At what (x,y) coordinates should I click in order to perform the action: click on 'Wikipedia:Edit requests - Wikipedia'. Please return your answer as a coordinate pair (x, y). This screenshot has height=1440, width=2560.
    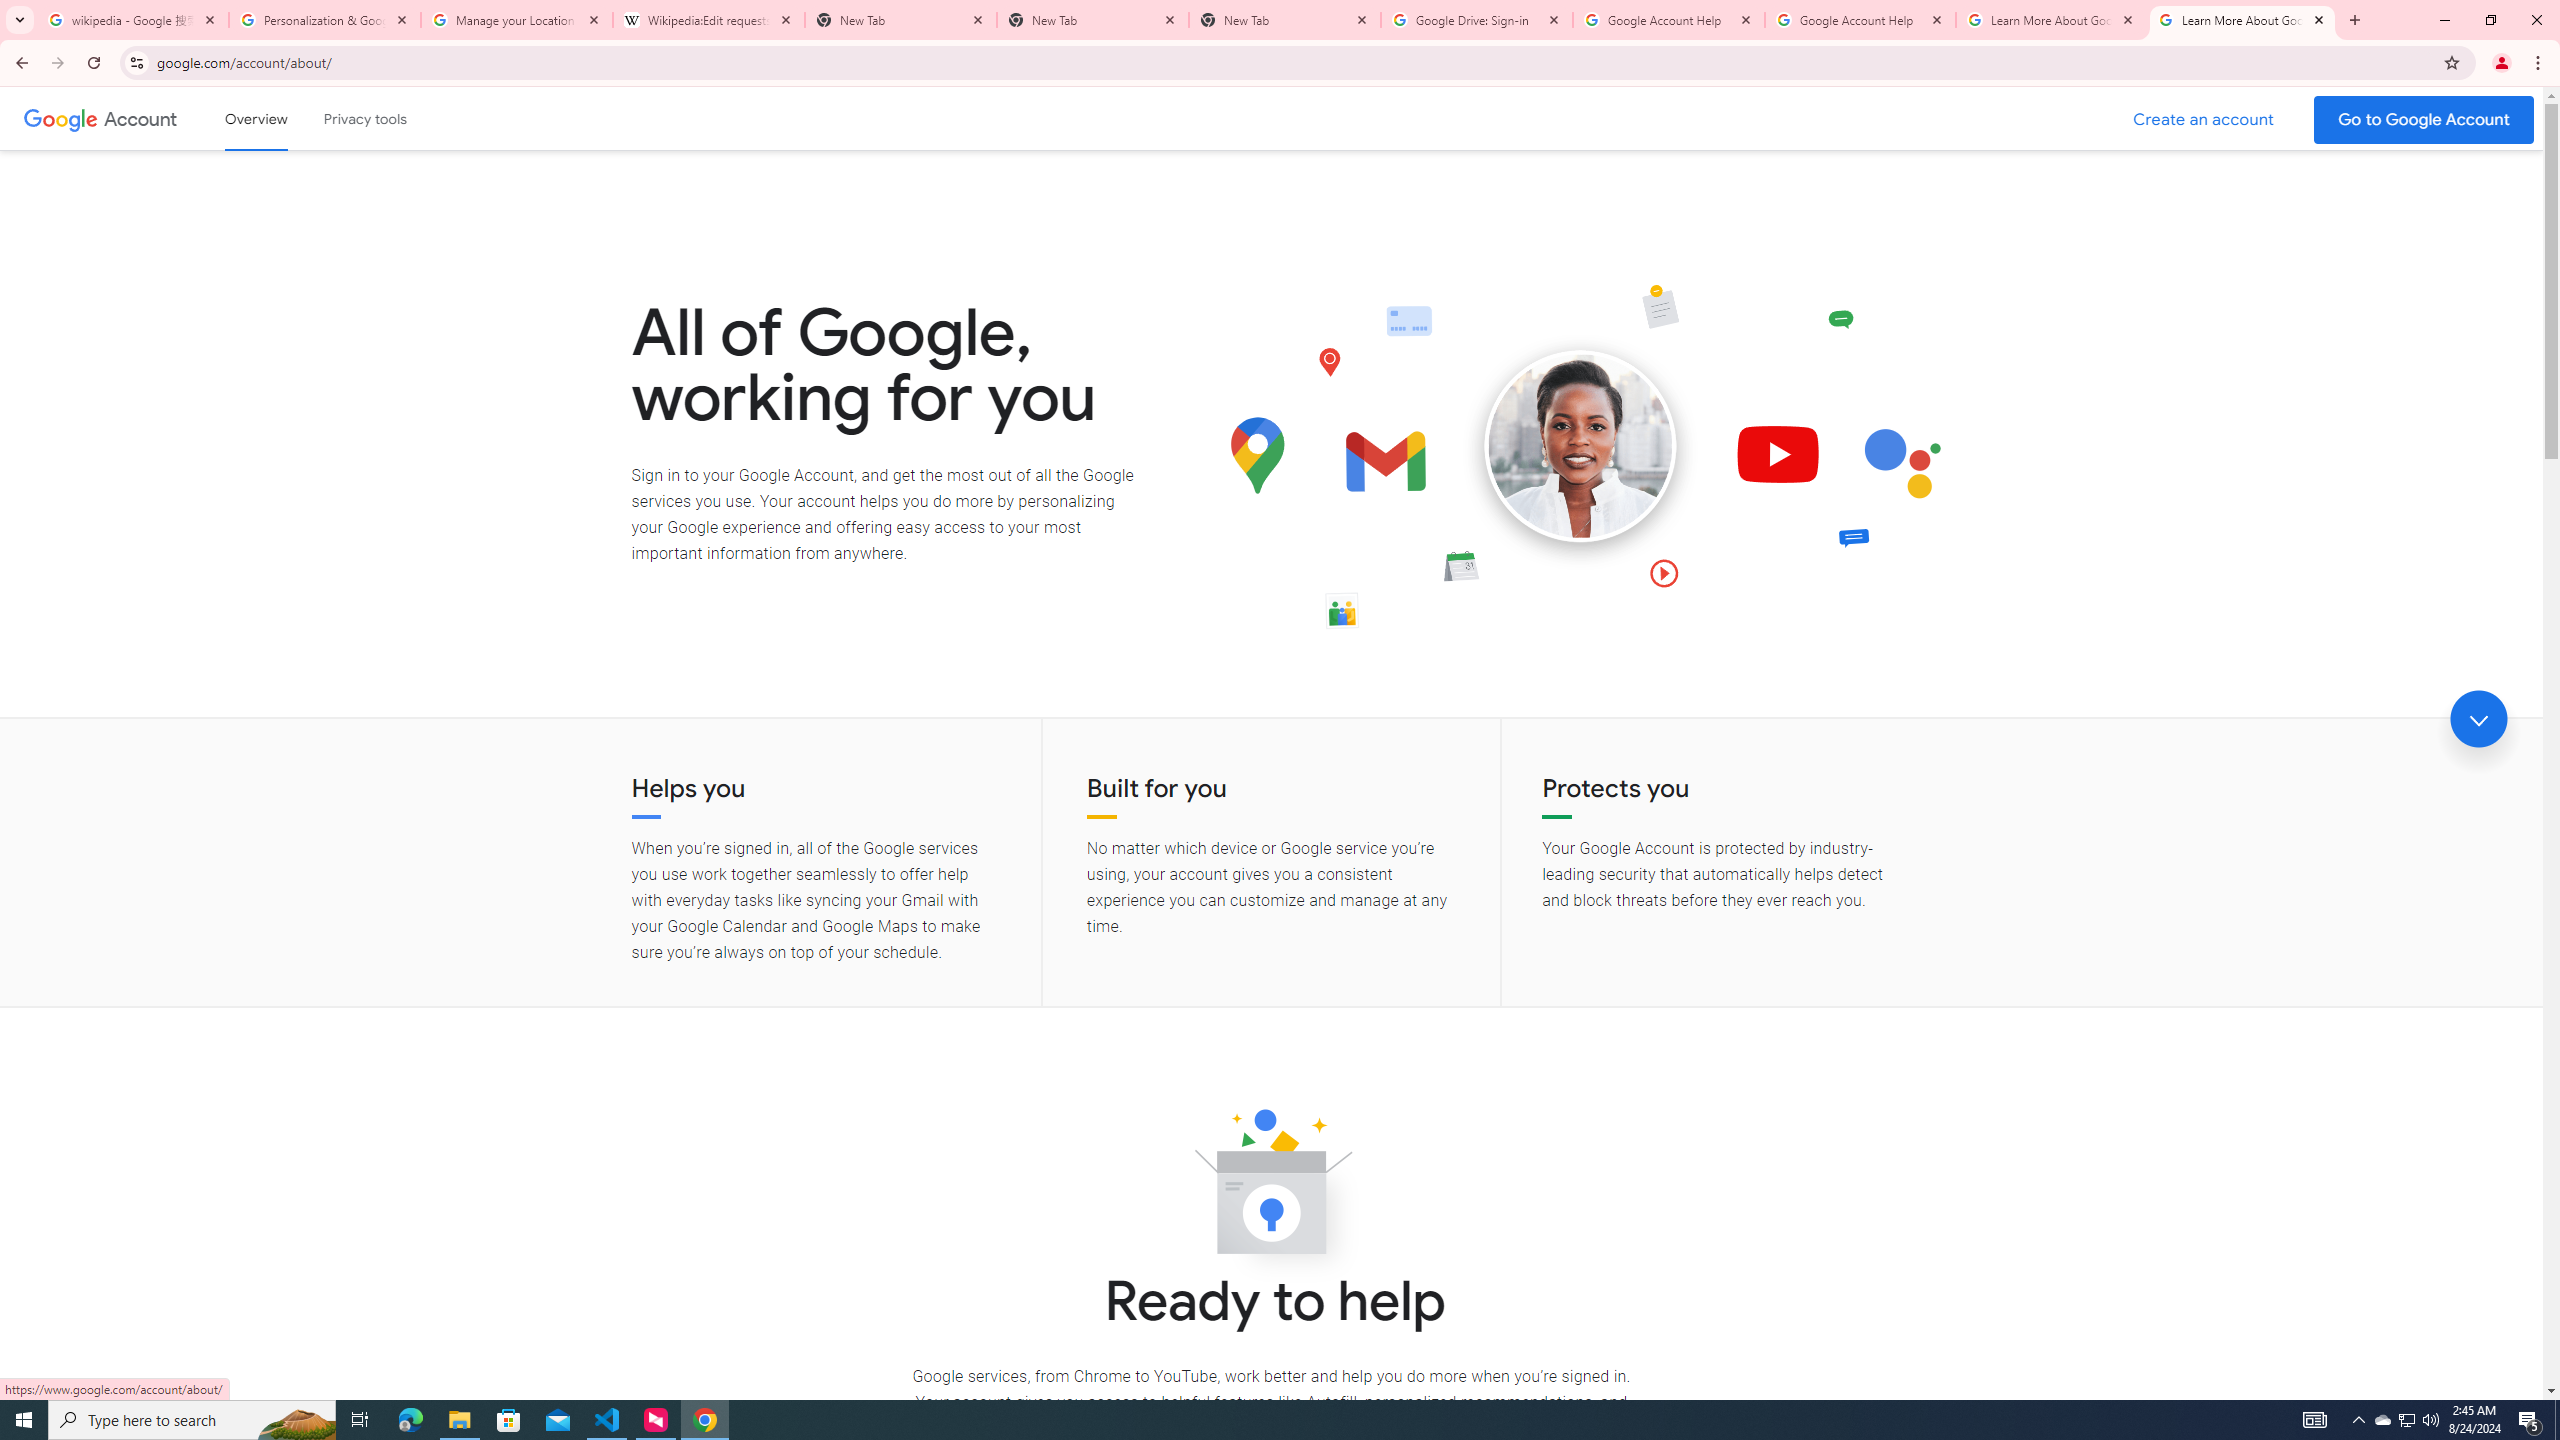
    Looking at the image, I should click on (709, 19).